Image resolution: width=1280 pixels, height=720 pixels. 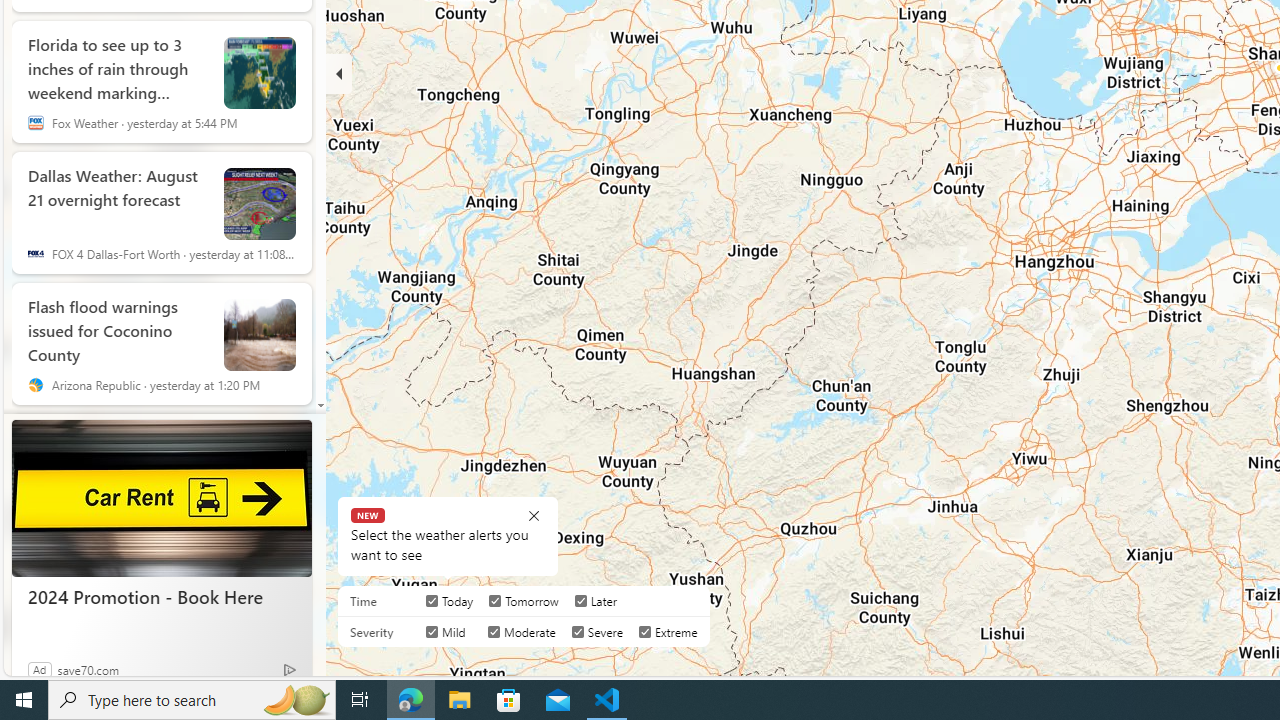 I want to click on '2024 Promotion - Book Here', so click(x=161, y=595).